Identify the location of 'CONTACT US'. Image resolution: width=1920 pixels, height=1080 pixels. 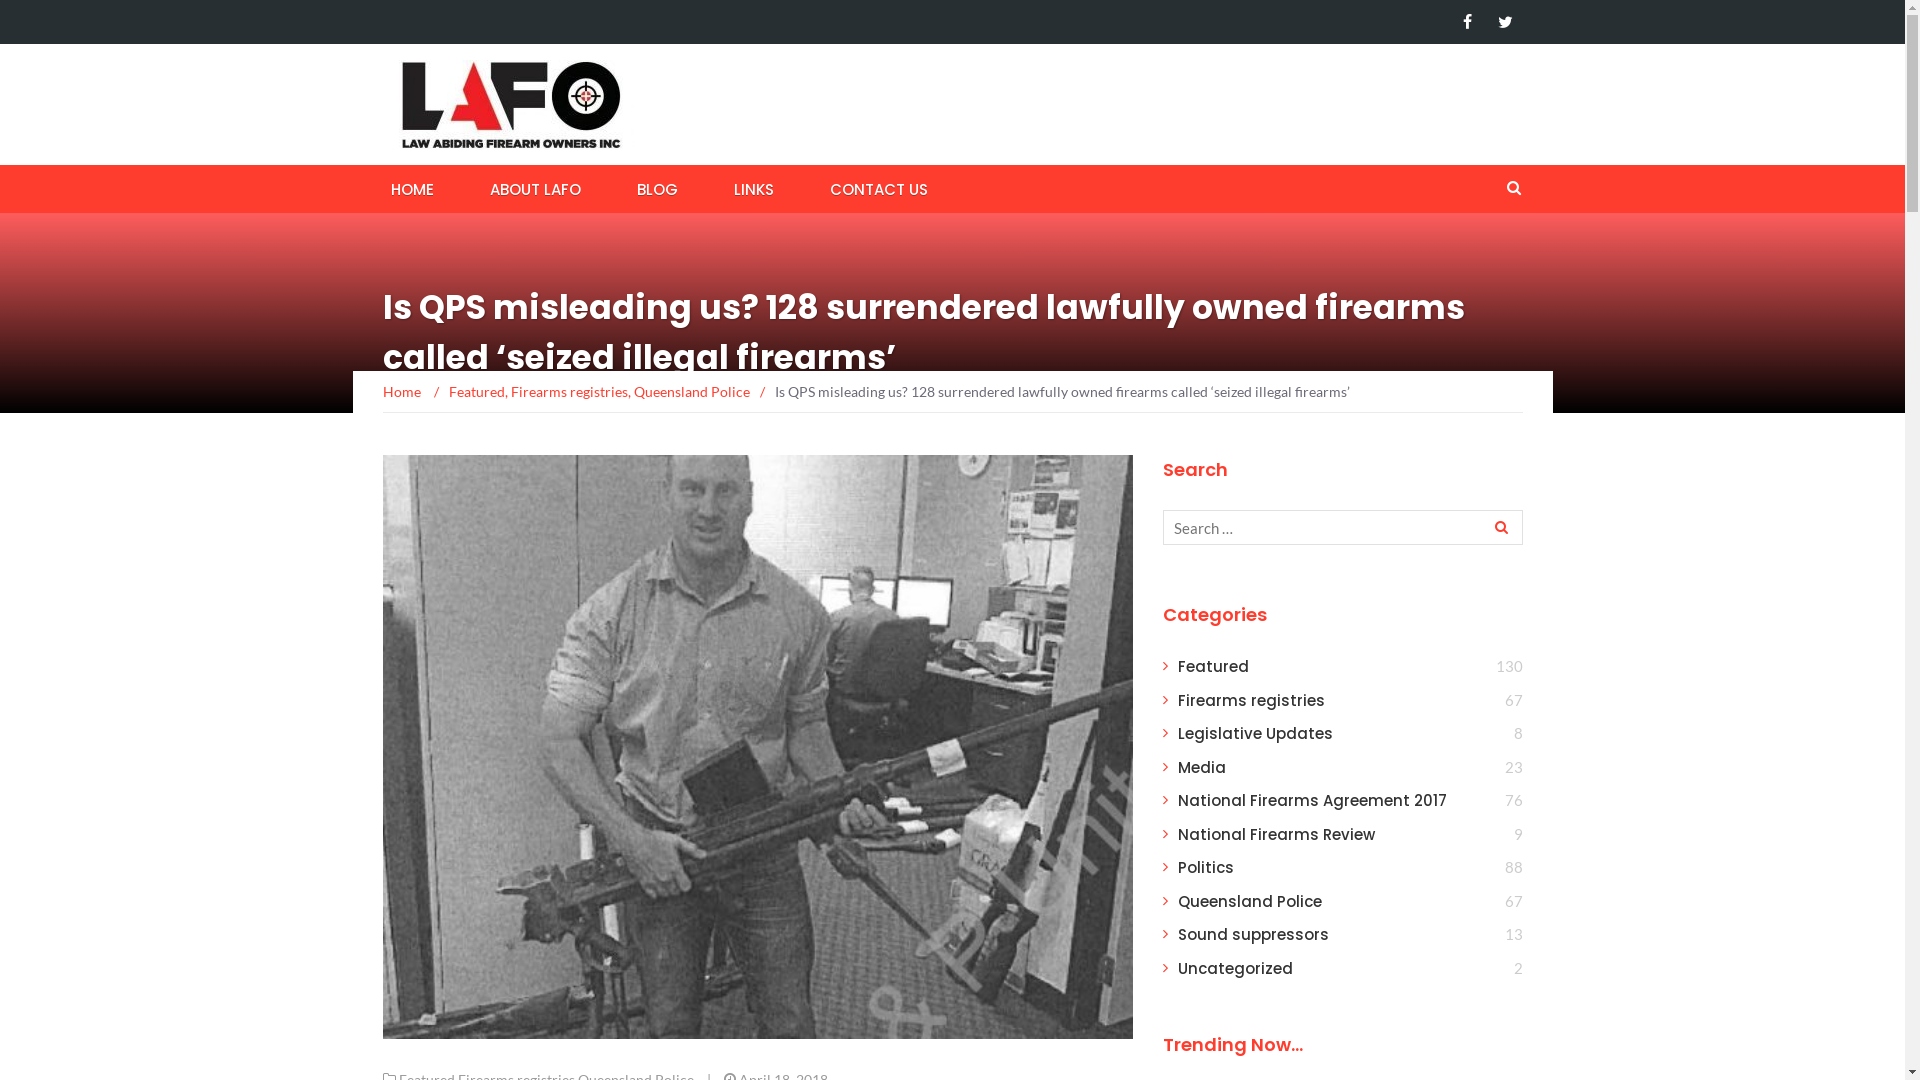
(878, 188).